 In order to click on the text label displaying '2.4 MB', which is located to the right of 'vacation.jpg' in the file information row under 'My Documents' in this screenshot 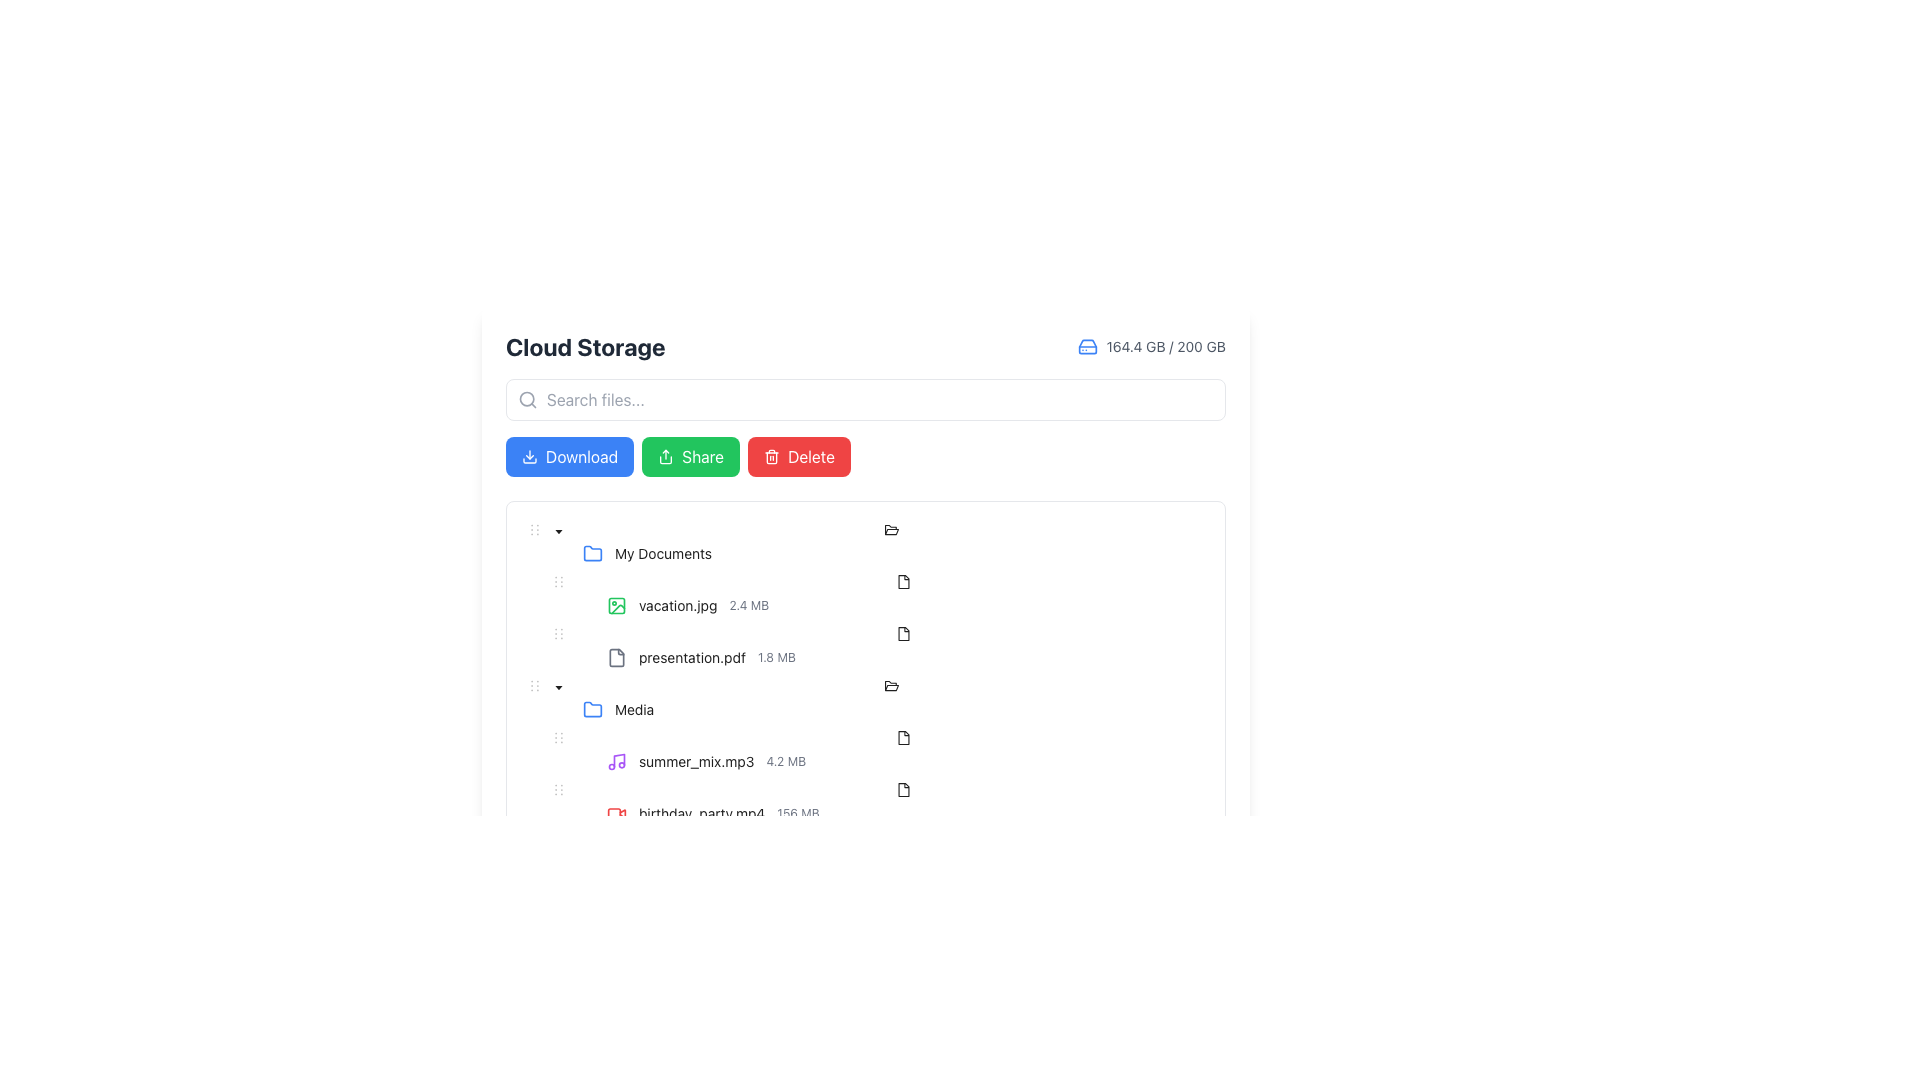, I will do `click(748, 604)`.